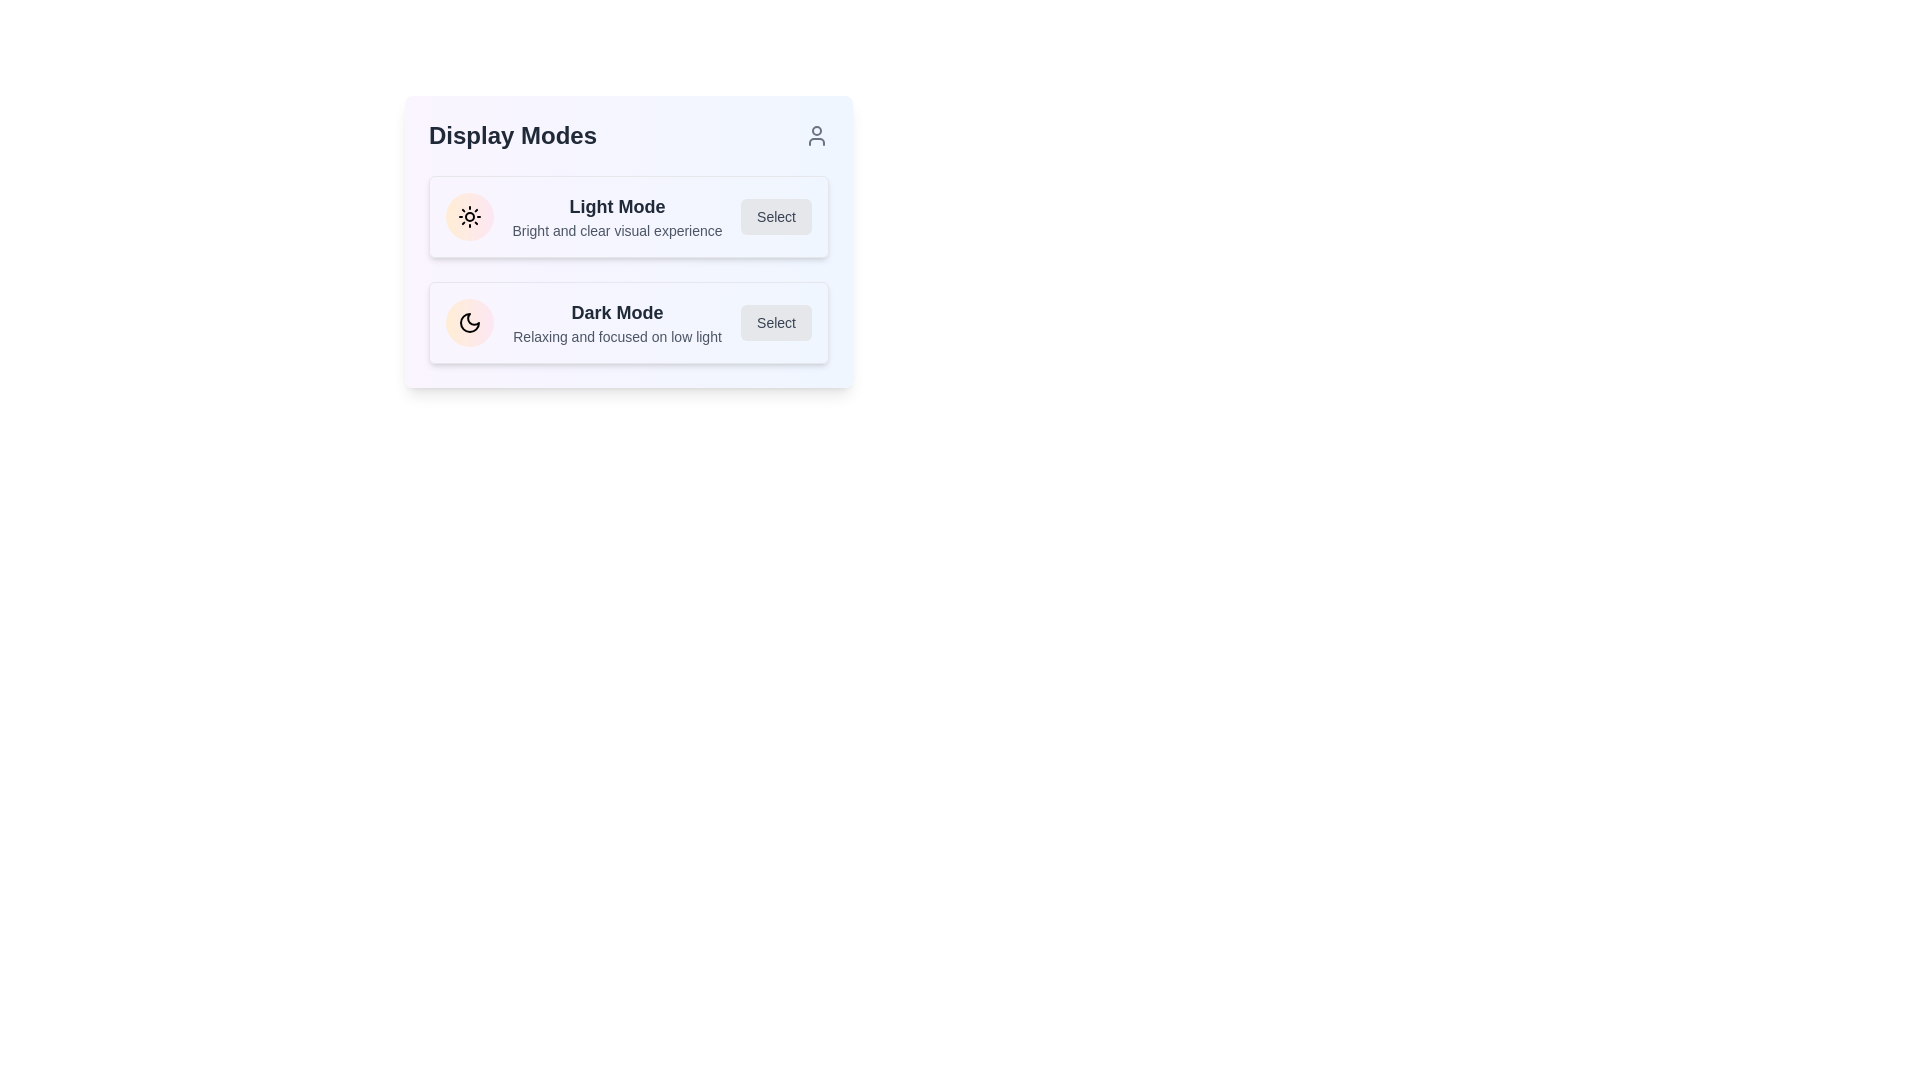 The height and width of the screenshot is (1080, 1920). What do you see at coordinates (469, 216) in the screenshot?
I see `the circular decorative icon with a gradient background transitioning from orange to pink, which features a black sun icon and is located to the left of the 'Light Mode' text in the display mode options` at bounding box center [469, 216].